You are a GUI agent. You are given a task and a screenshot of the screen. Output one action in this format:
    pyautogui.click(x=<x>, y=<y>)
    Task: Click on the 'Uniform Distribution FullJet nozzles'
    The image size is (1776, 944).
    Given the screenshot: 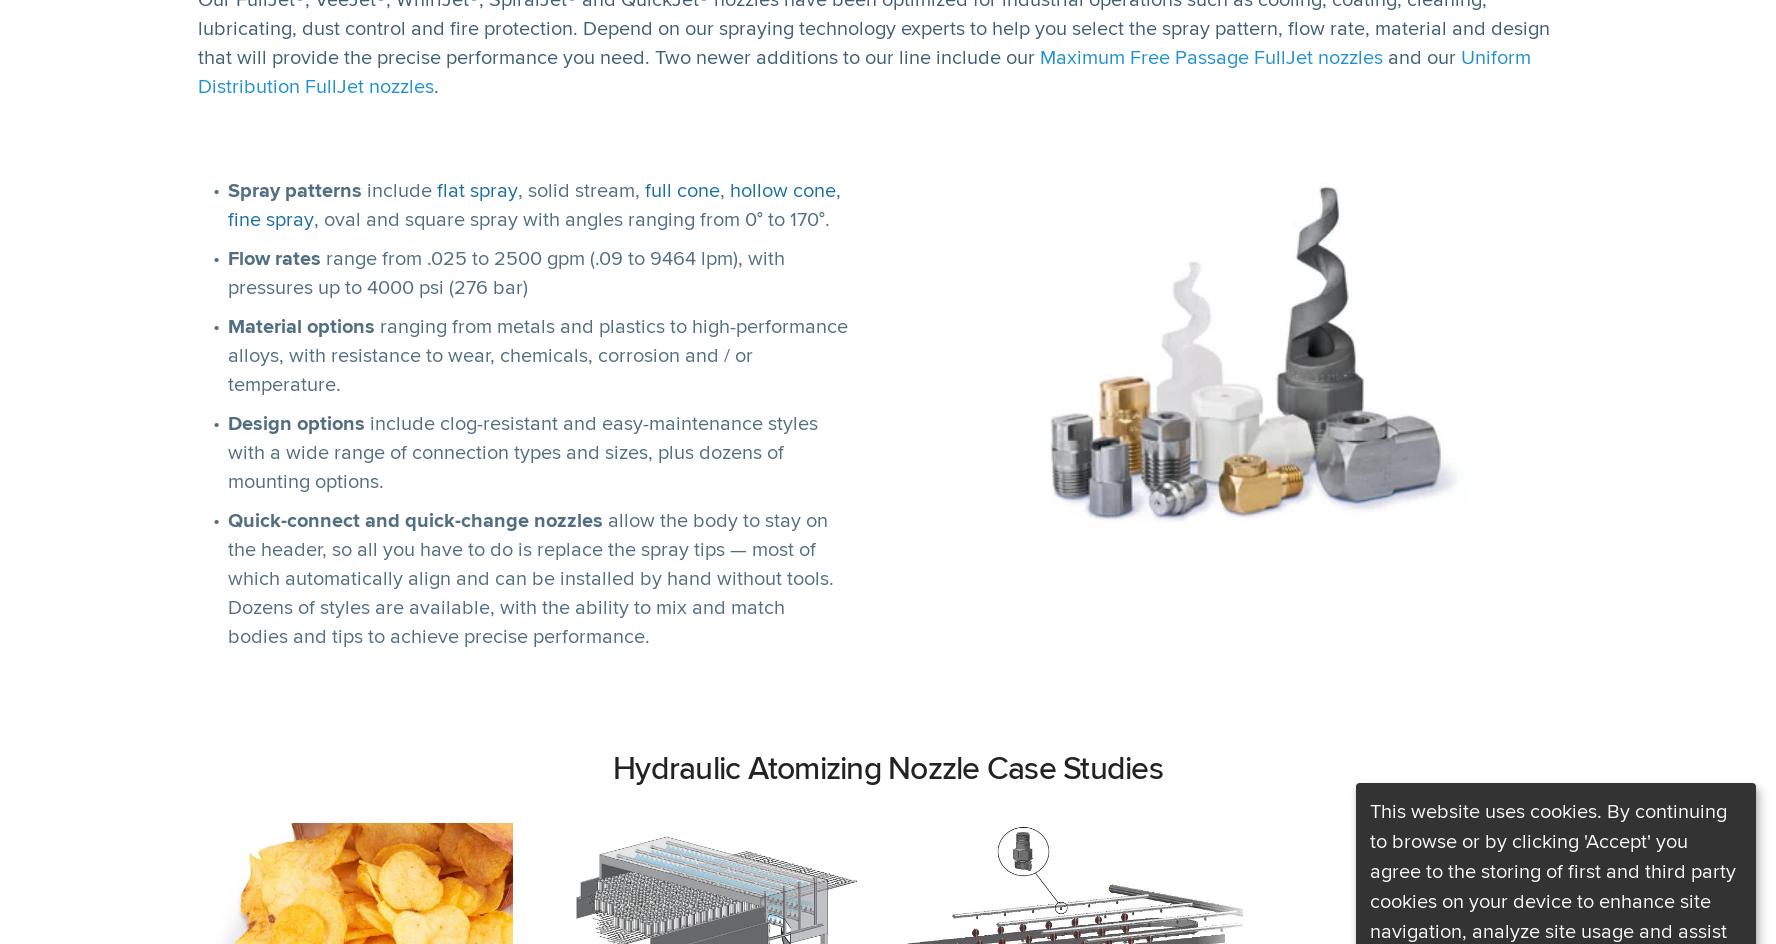 What is the action you would take?
    pyautogui.click(x=864, y=70)
    